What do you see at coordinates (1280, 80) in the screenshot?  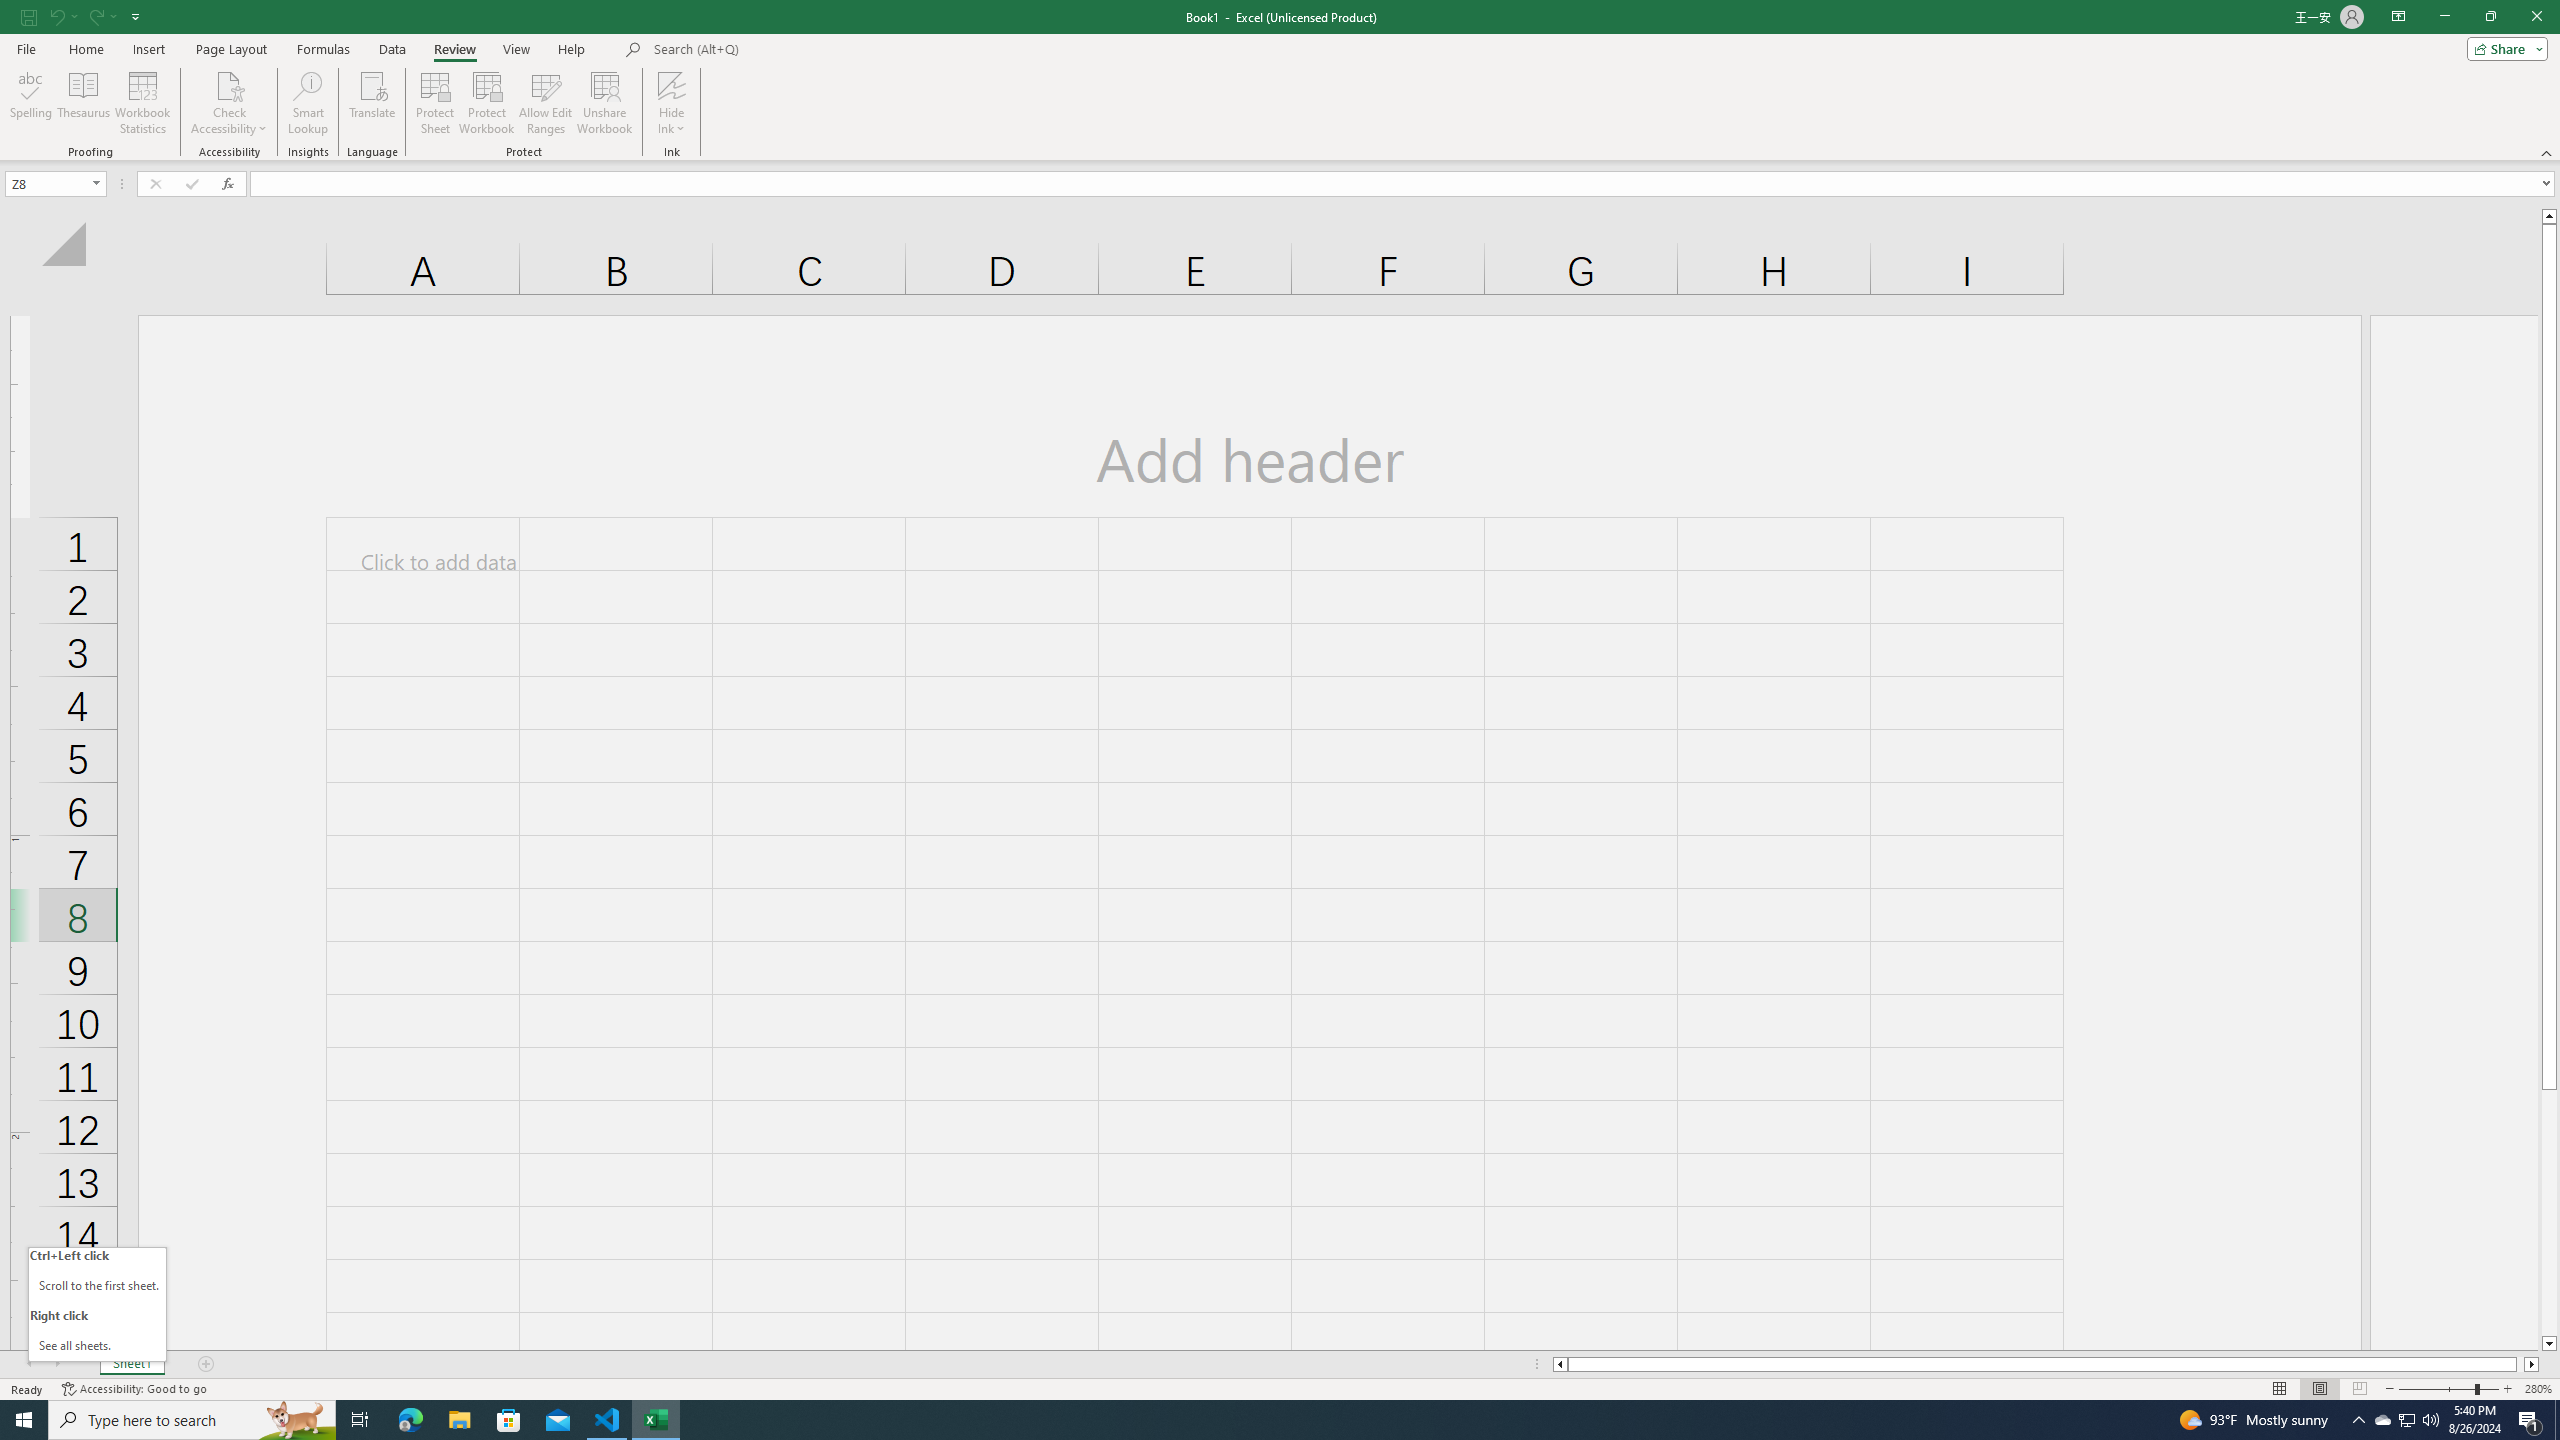 I see `'Class: MsoCommandBar'` at bounding box center [1280, 80].